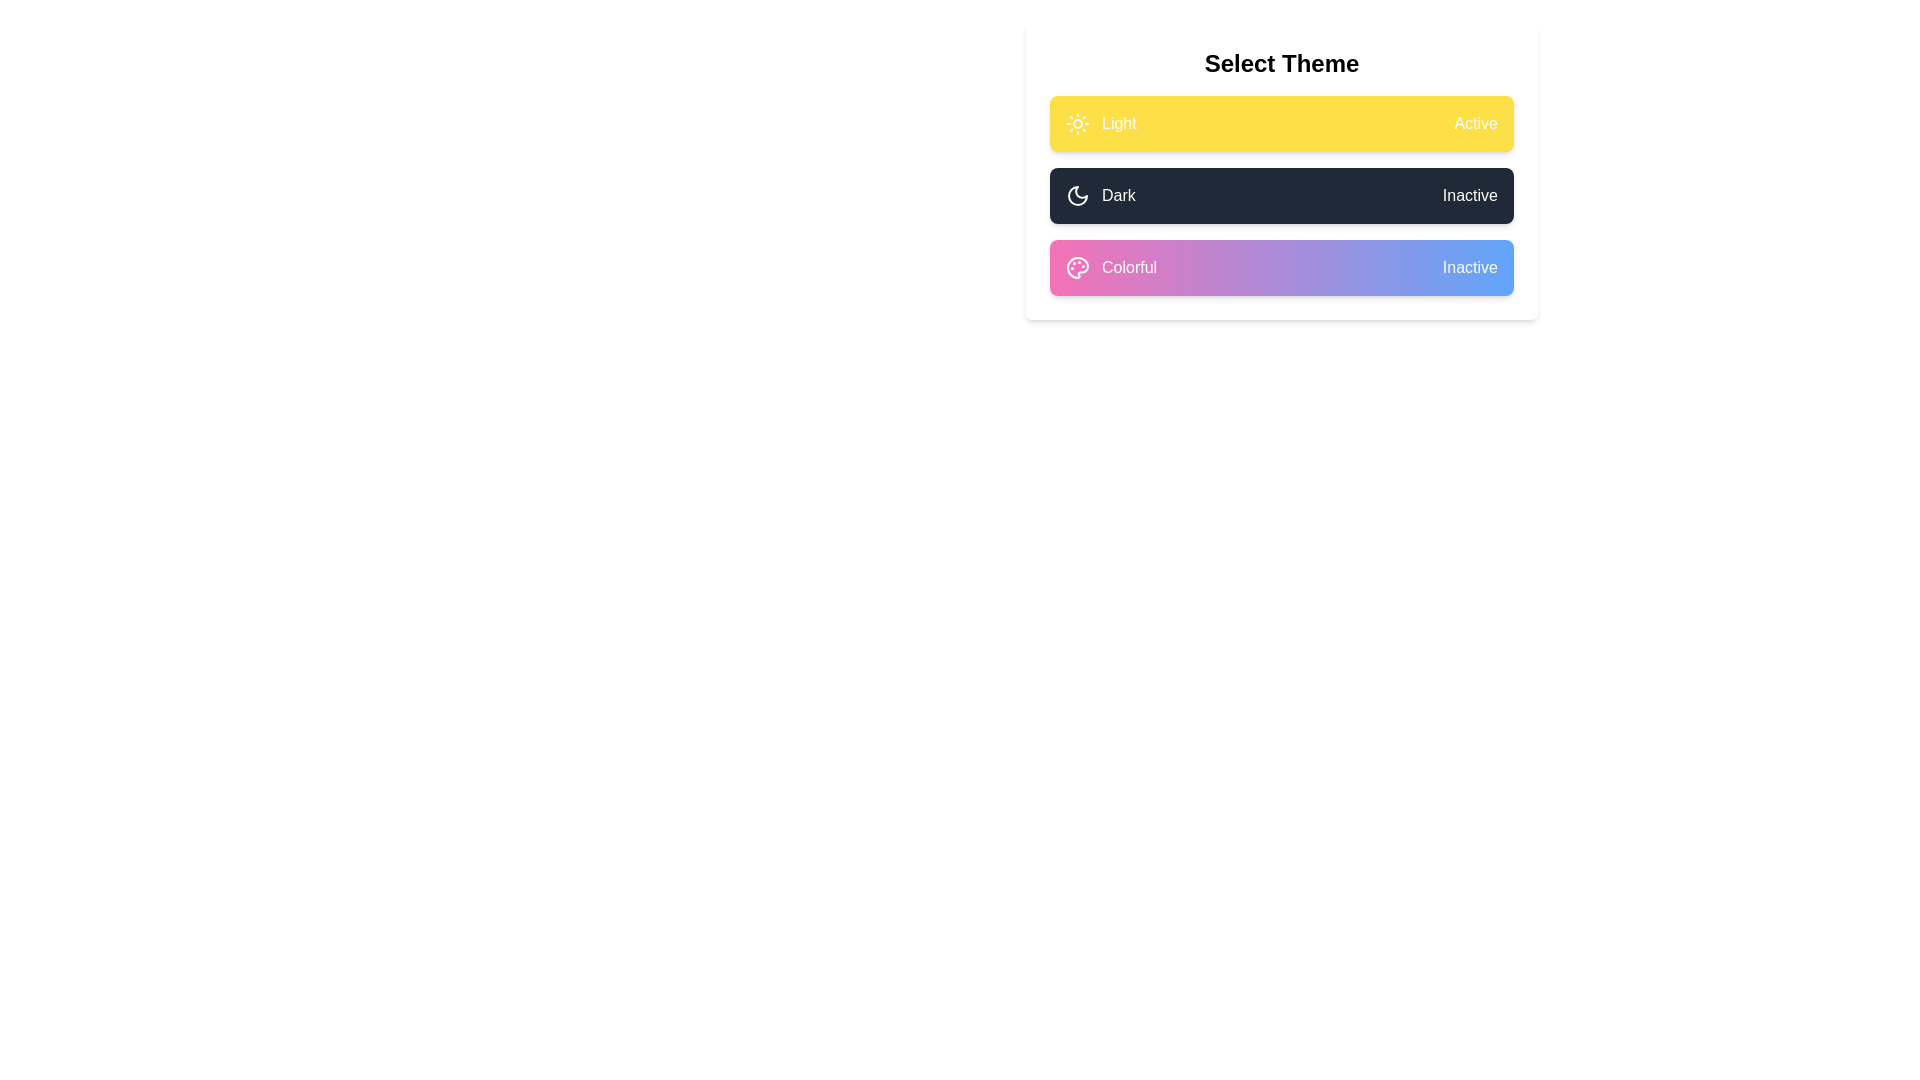 Image resolution: width=1920 pixels, height=1080 pixels. I want to click on the theme by clicking on the corresponding button for Light, so click(1281, 123).